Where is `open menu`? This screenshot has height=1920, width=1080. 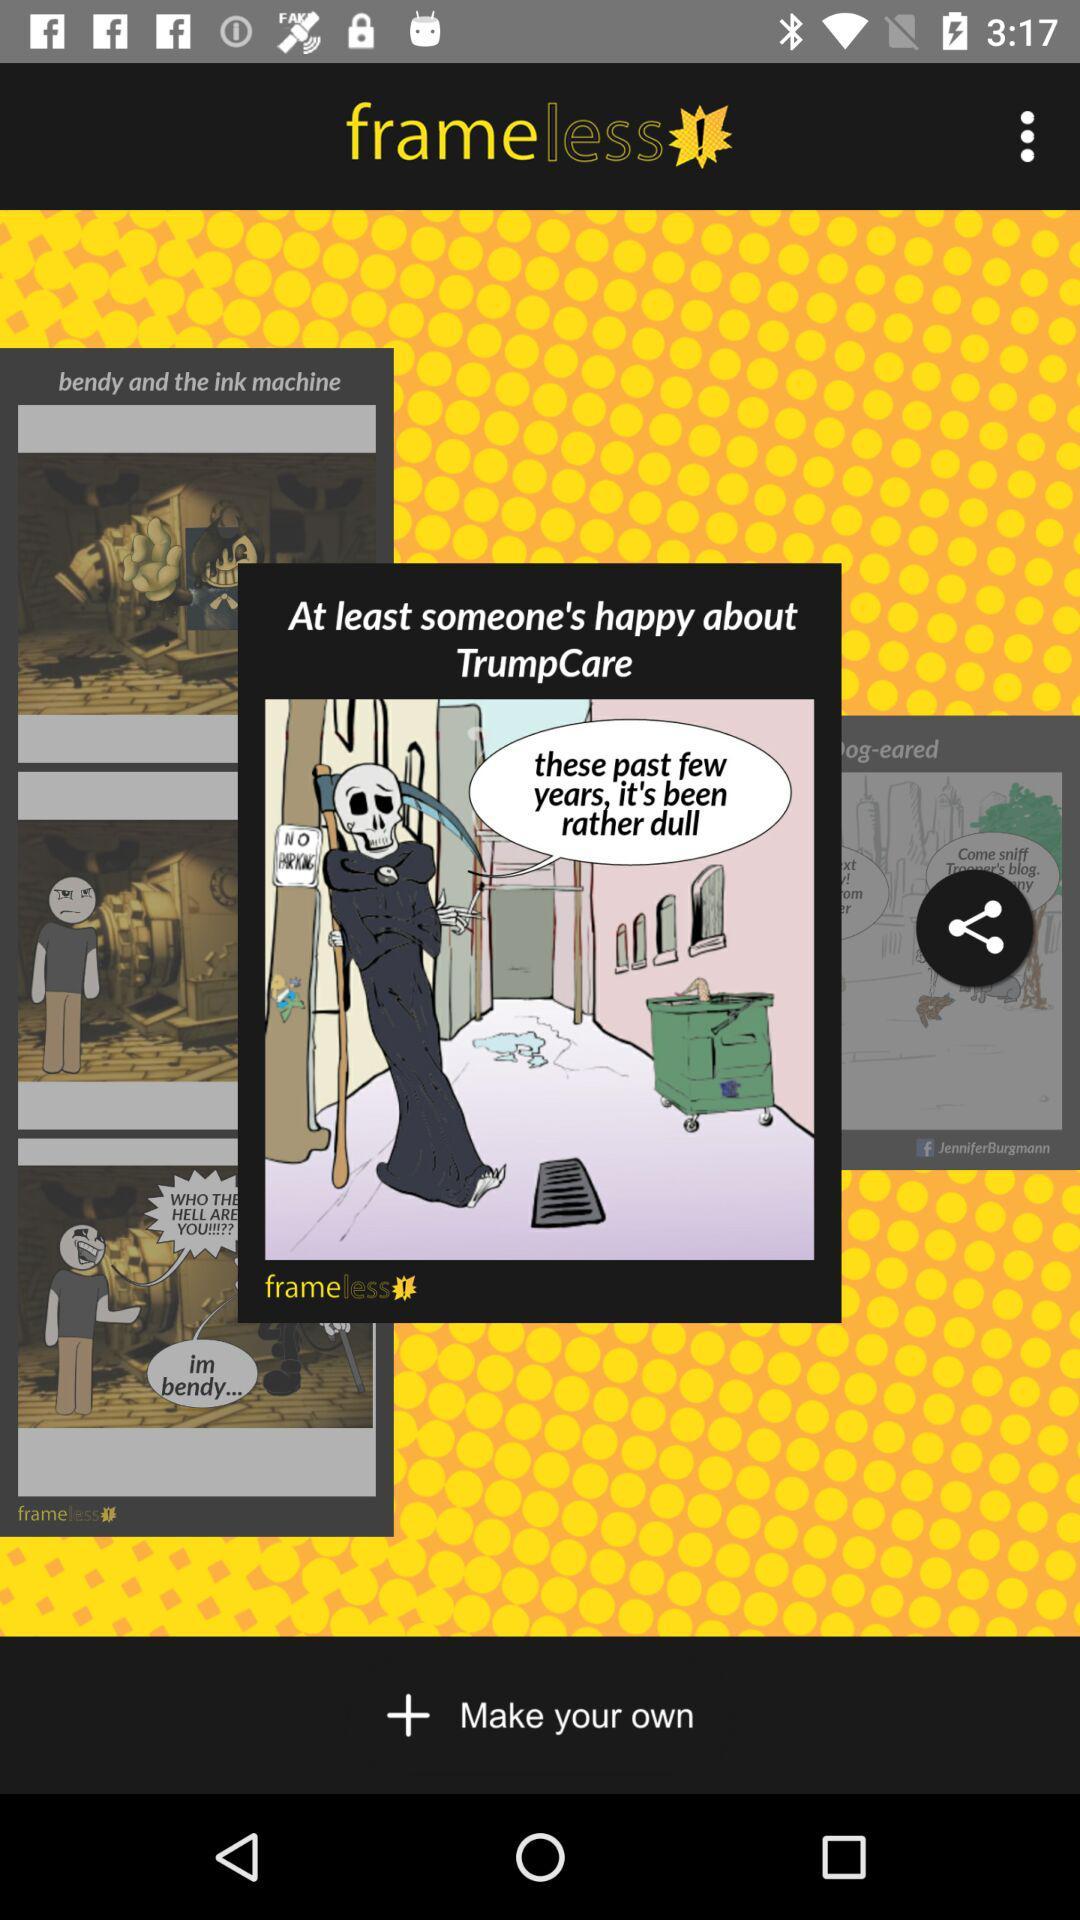
open menu is located at coordinates (1027, 135).